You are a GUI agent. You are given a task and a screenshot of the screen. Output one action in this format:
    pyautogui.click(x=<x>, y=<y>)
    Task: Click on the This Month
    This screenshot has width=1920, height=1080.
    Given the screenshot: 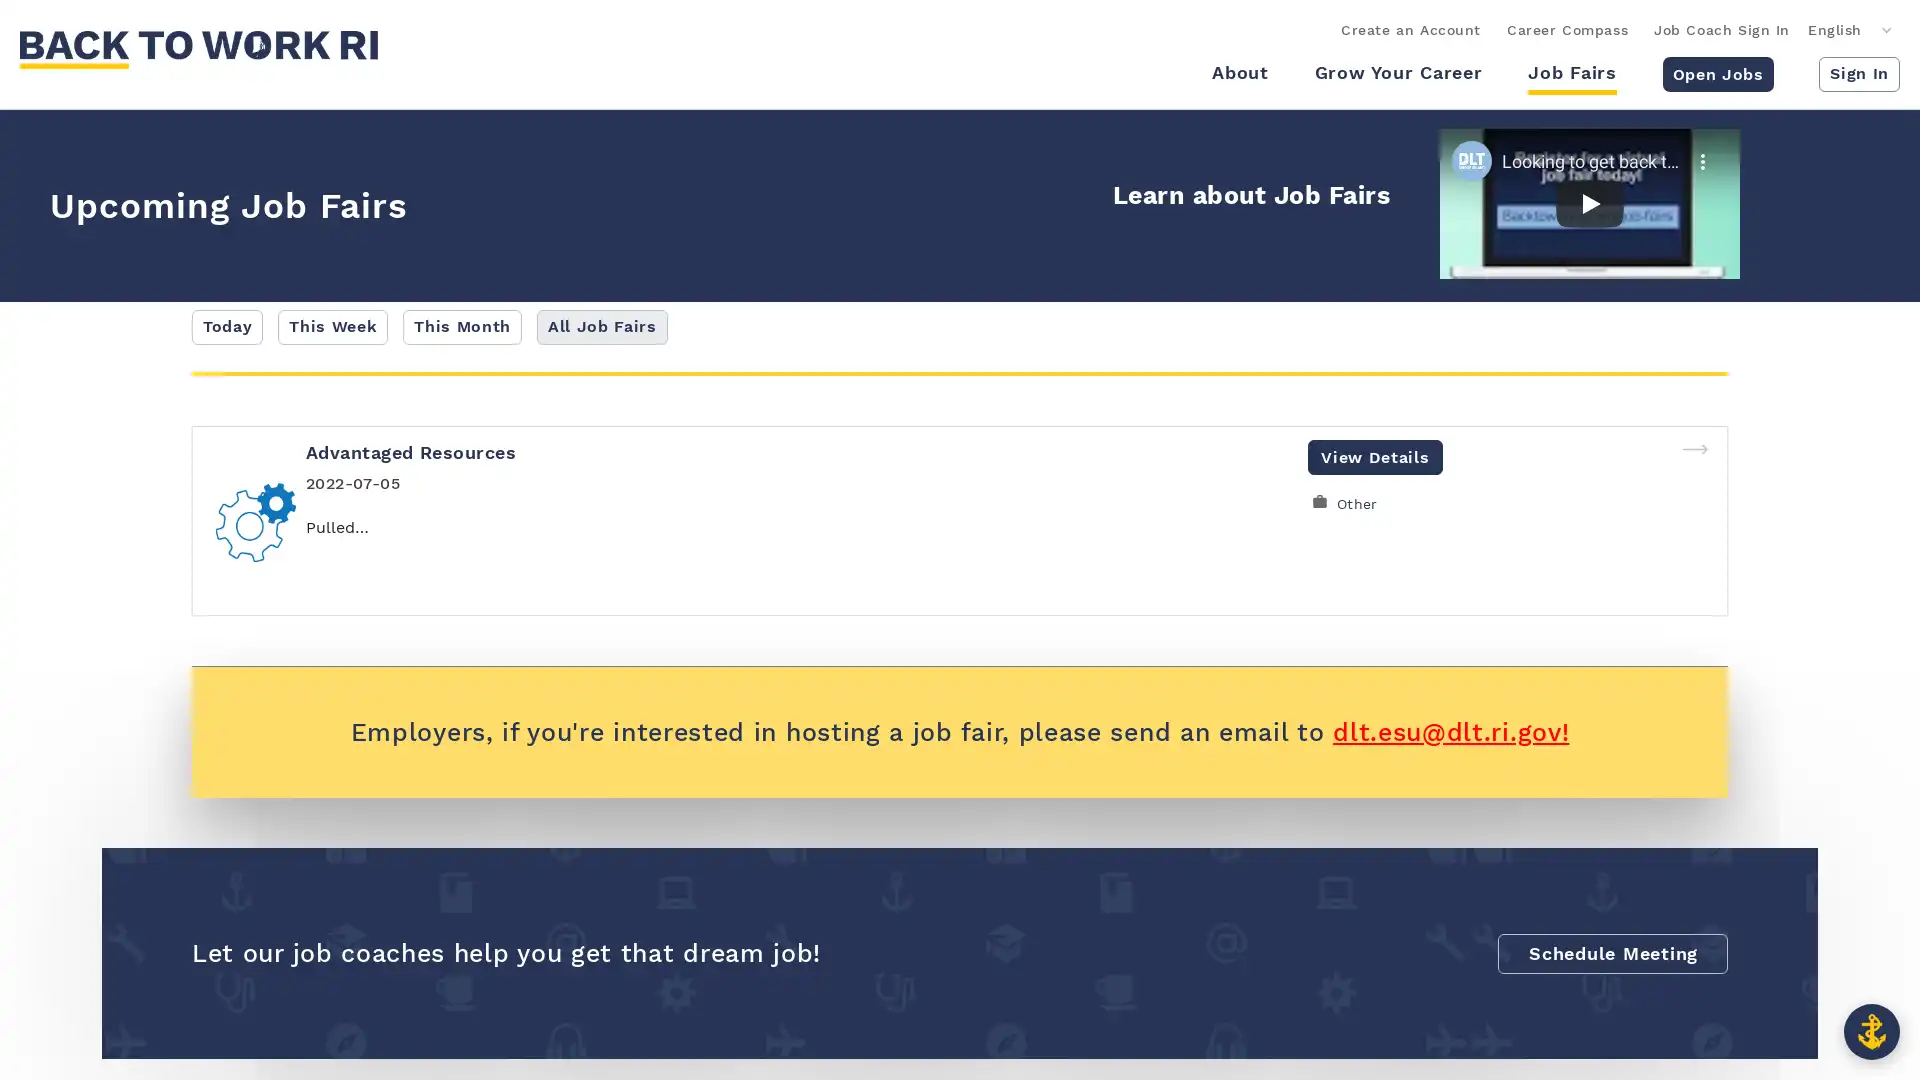 What is the action you would take?
    pyautogui.click(x=461, y=326)
    